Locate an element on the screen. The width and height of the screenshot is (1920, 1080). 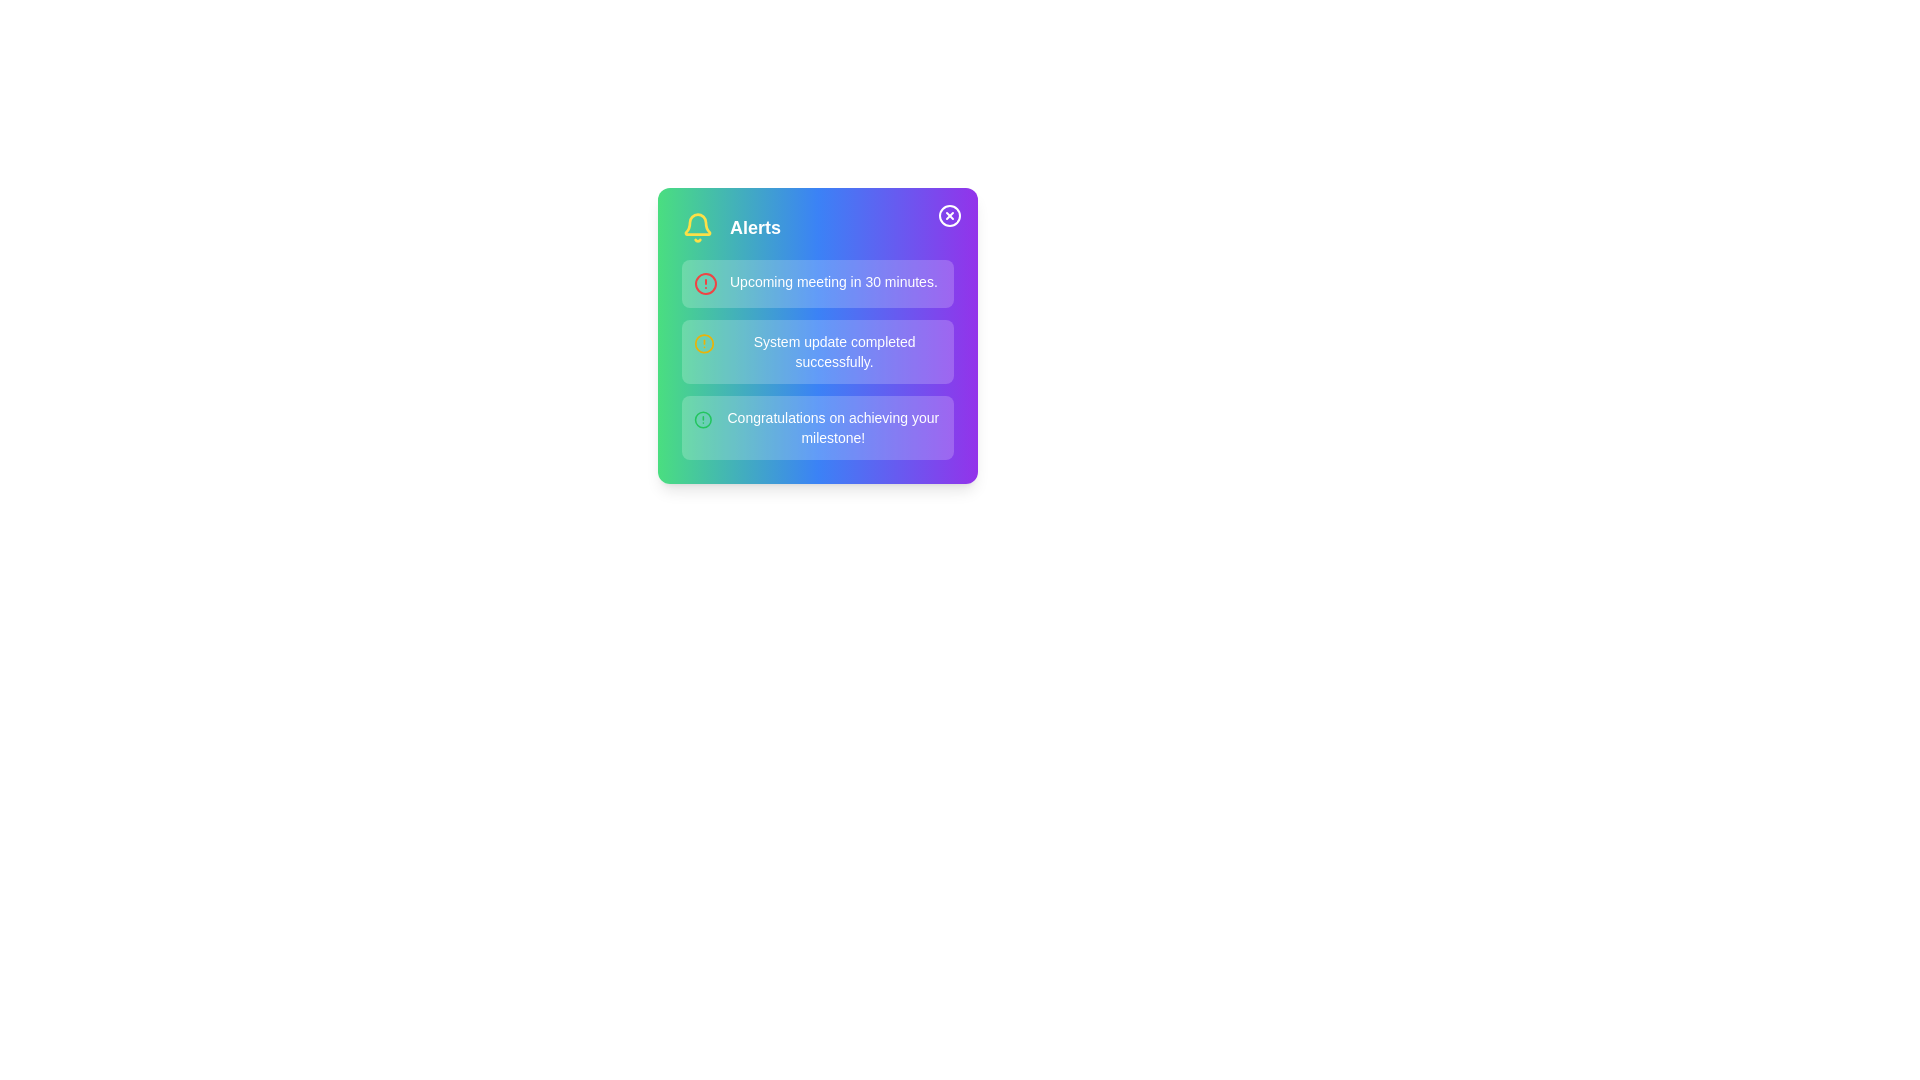
circular red notification icon located to the left of the text 'Upcoming meeting in 30 minutes' in the alert list is located at coordinates (705, 284).